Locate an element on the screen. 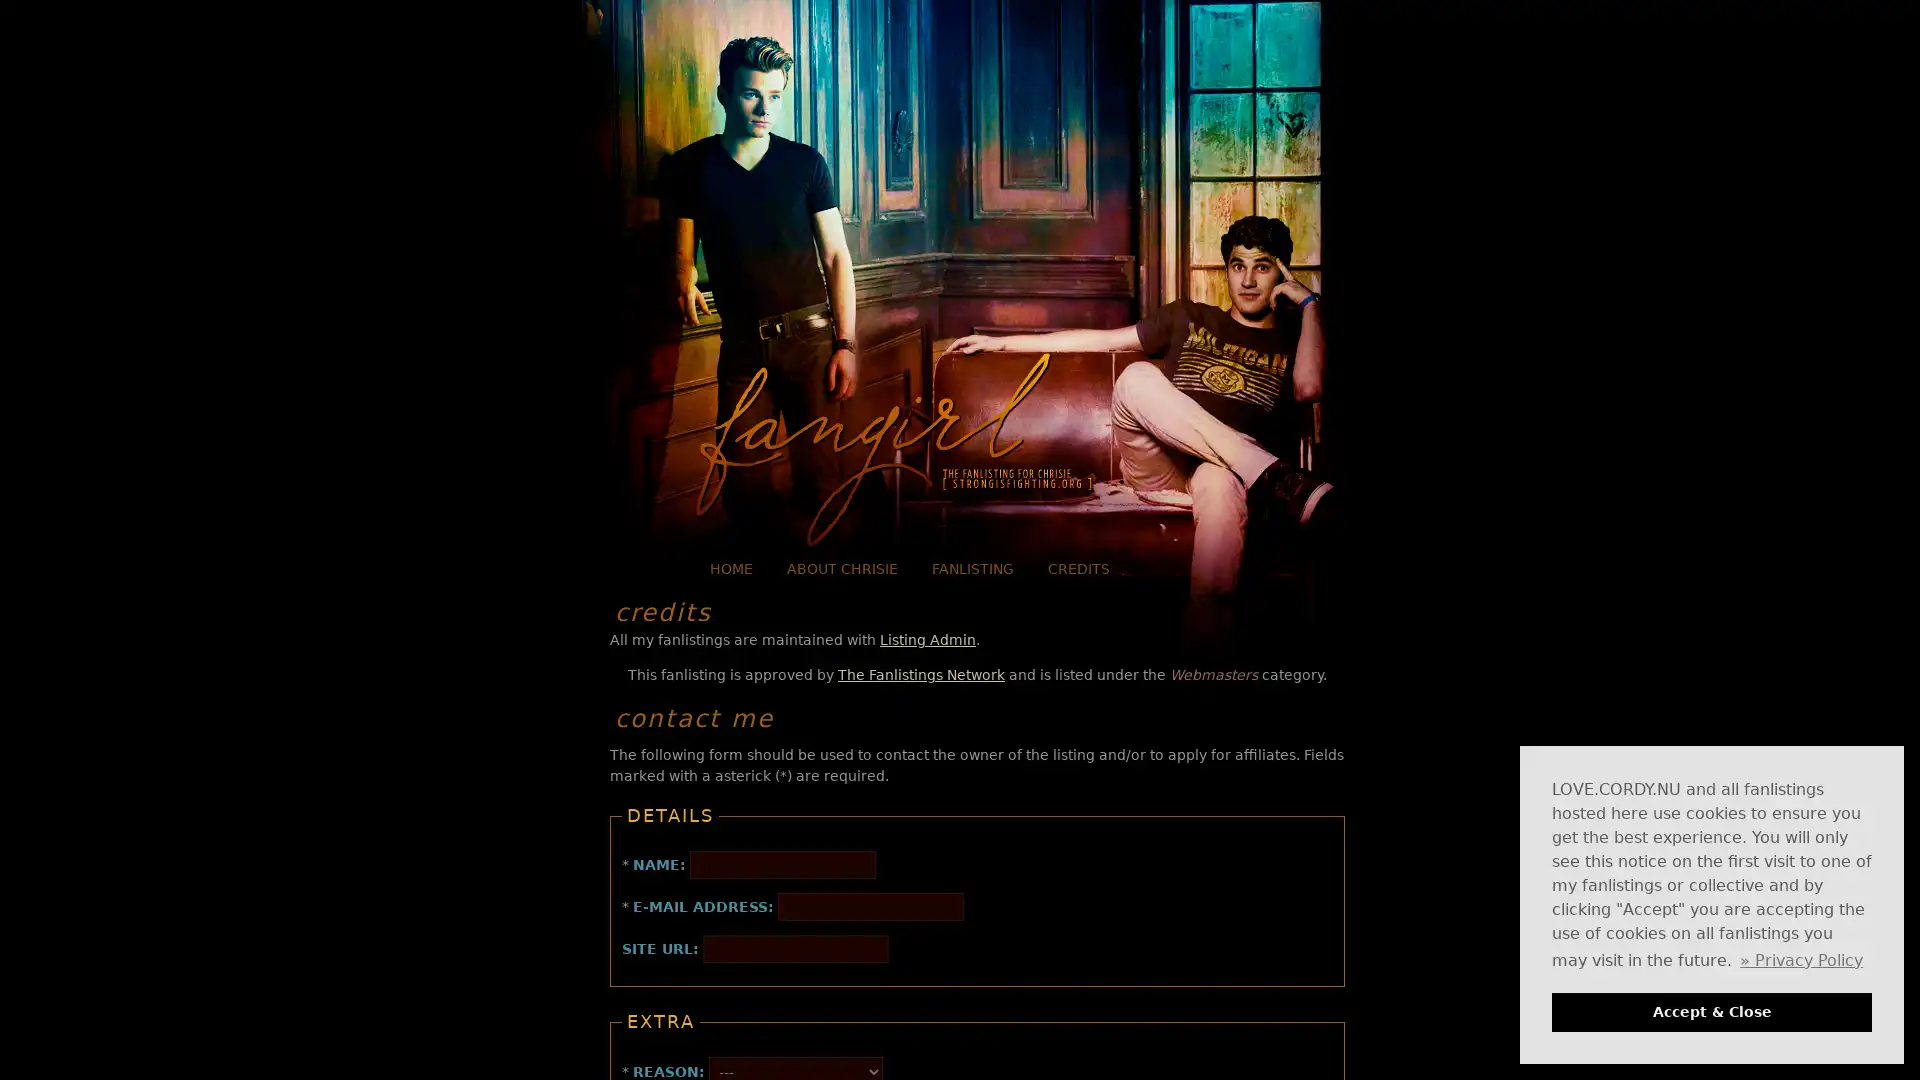 Image resolution: width=1920 pixels, height=1080 pixels. learn more about cookies is located at coordinates (1801, 959).